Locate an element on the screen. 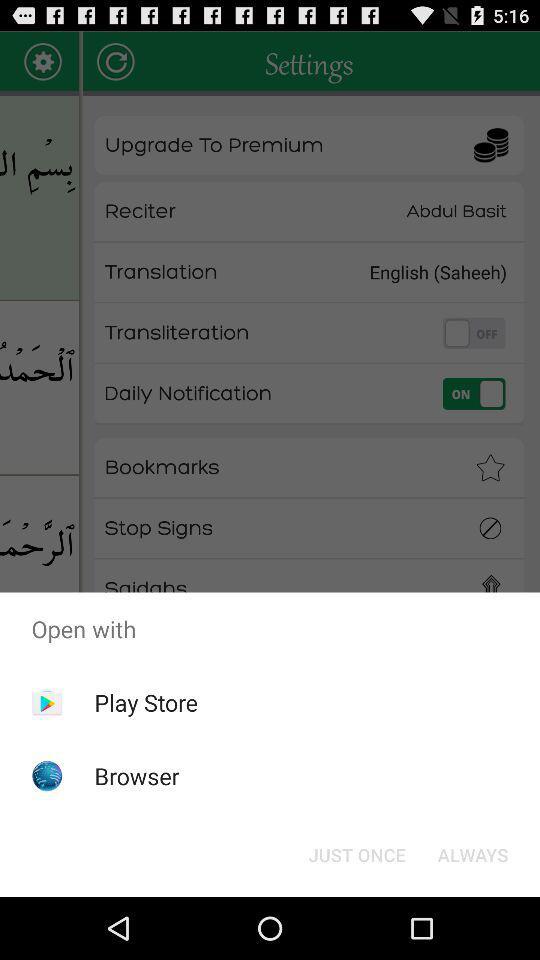 This screenshot has height=960, width=540. item at the bottom is located at coordinates (356, 853).